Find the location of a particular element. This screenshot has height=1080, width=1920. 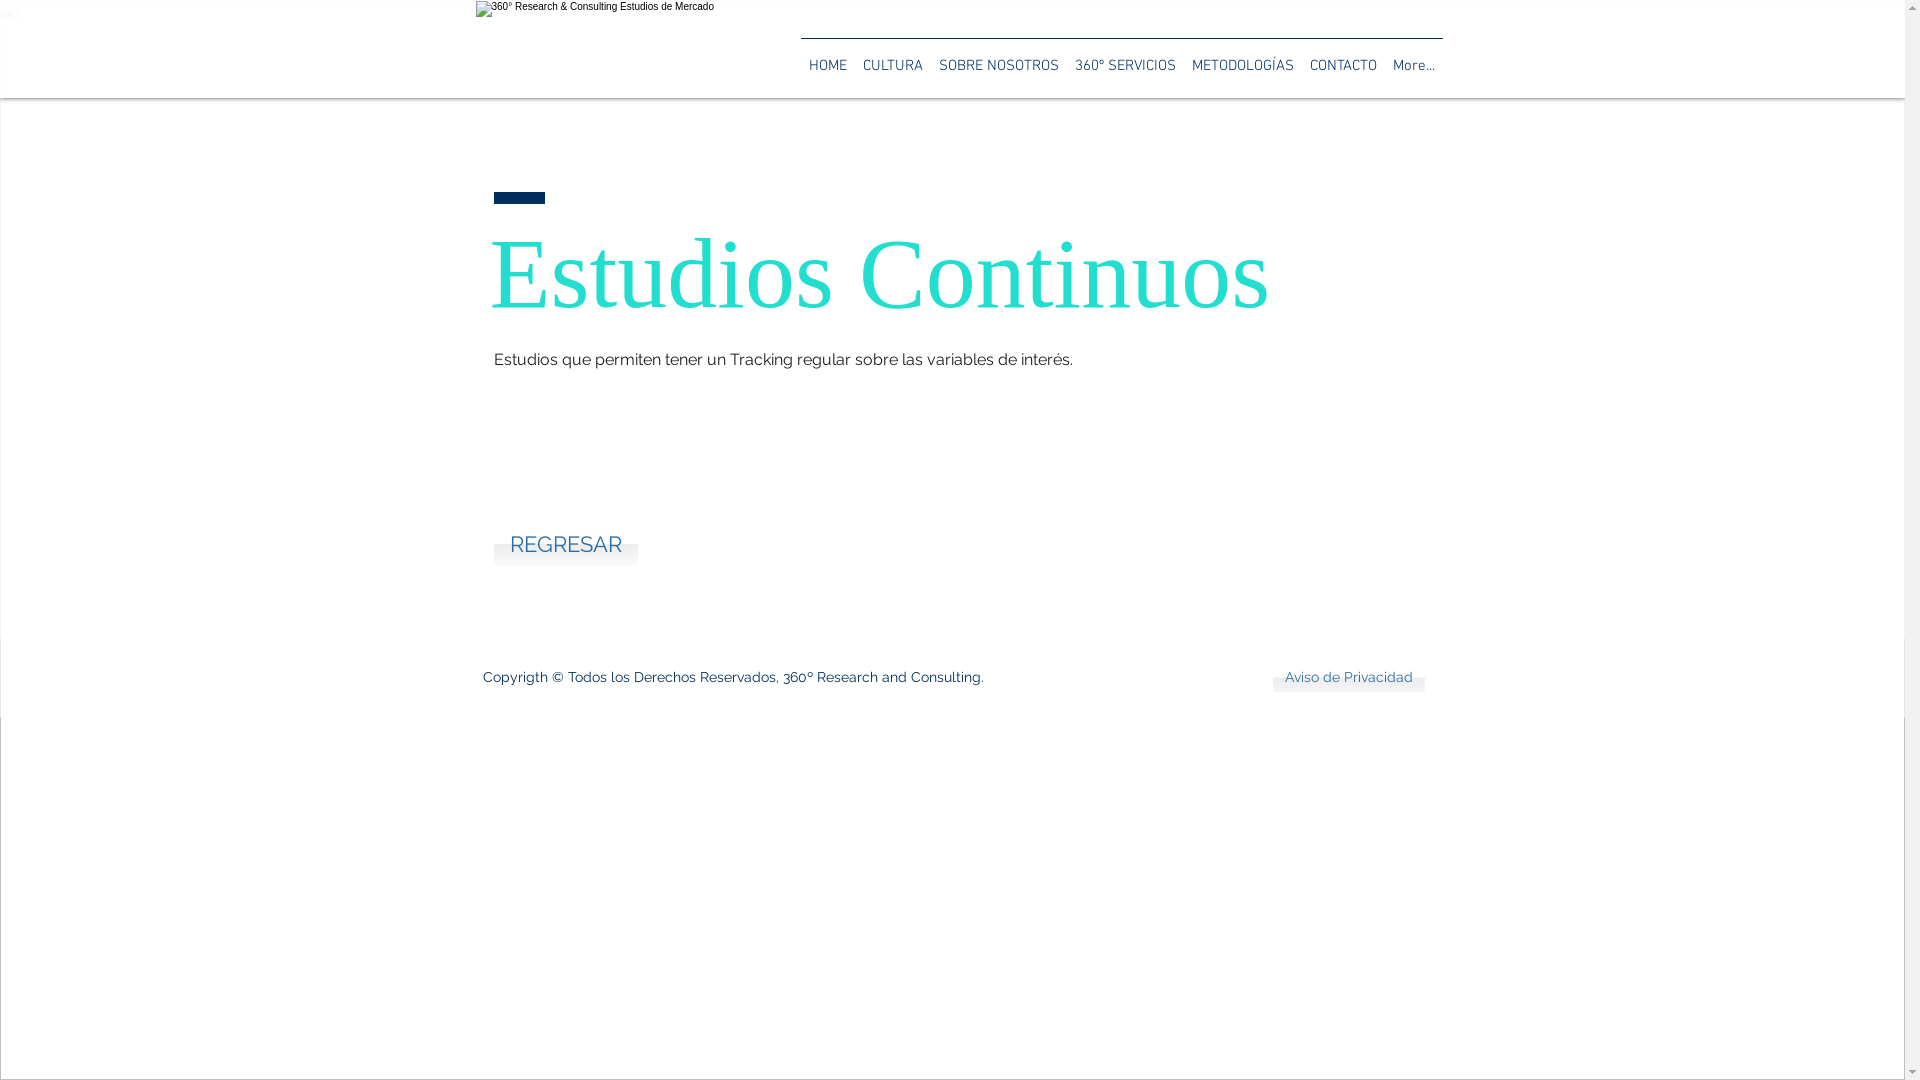

'REGRESAR' is located at coordinates (565, 543).